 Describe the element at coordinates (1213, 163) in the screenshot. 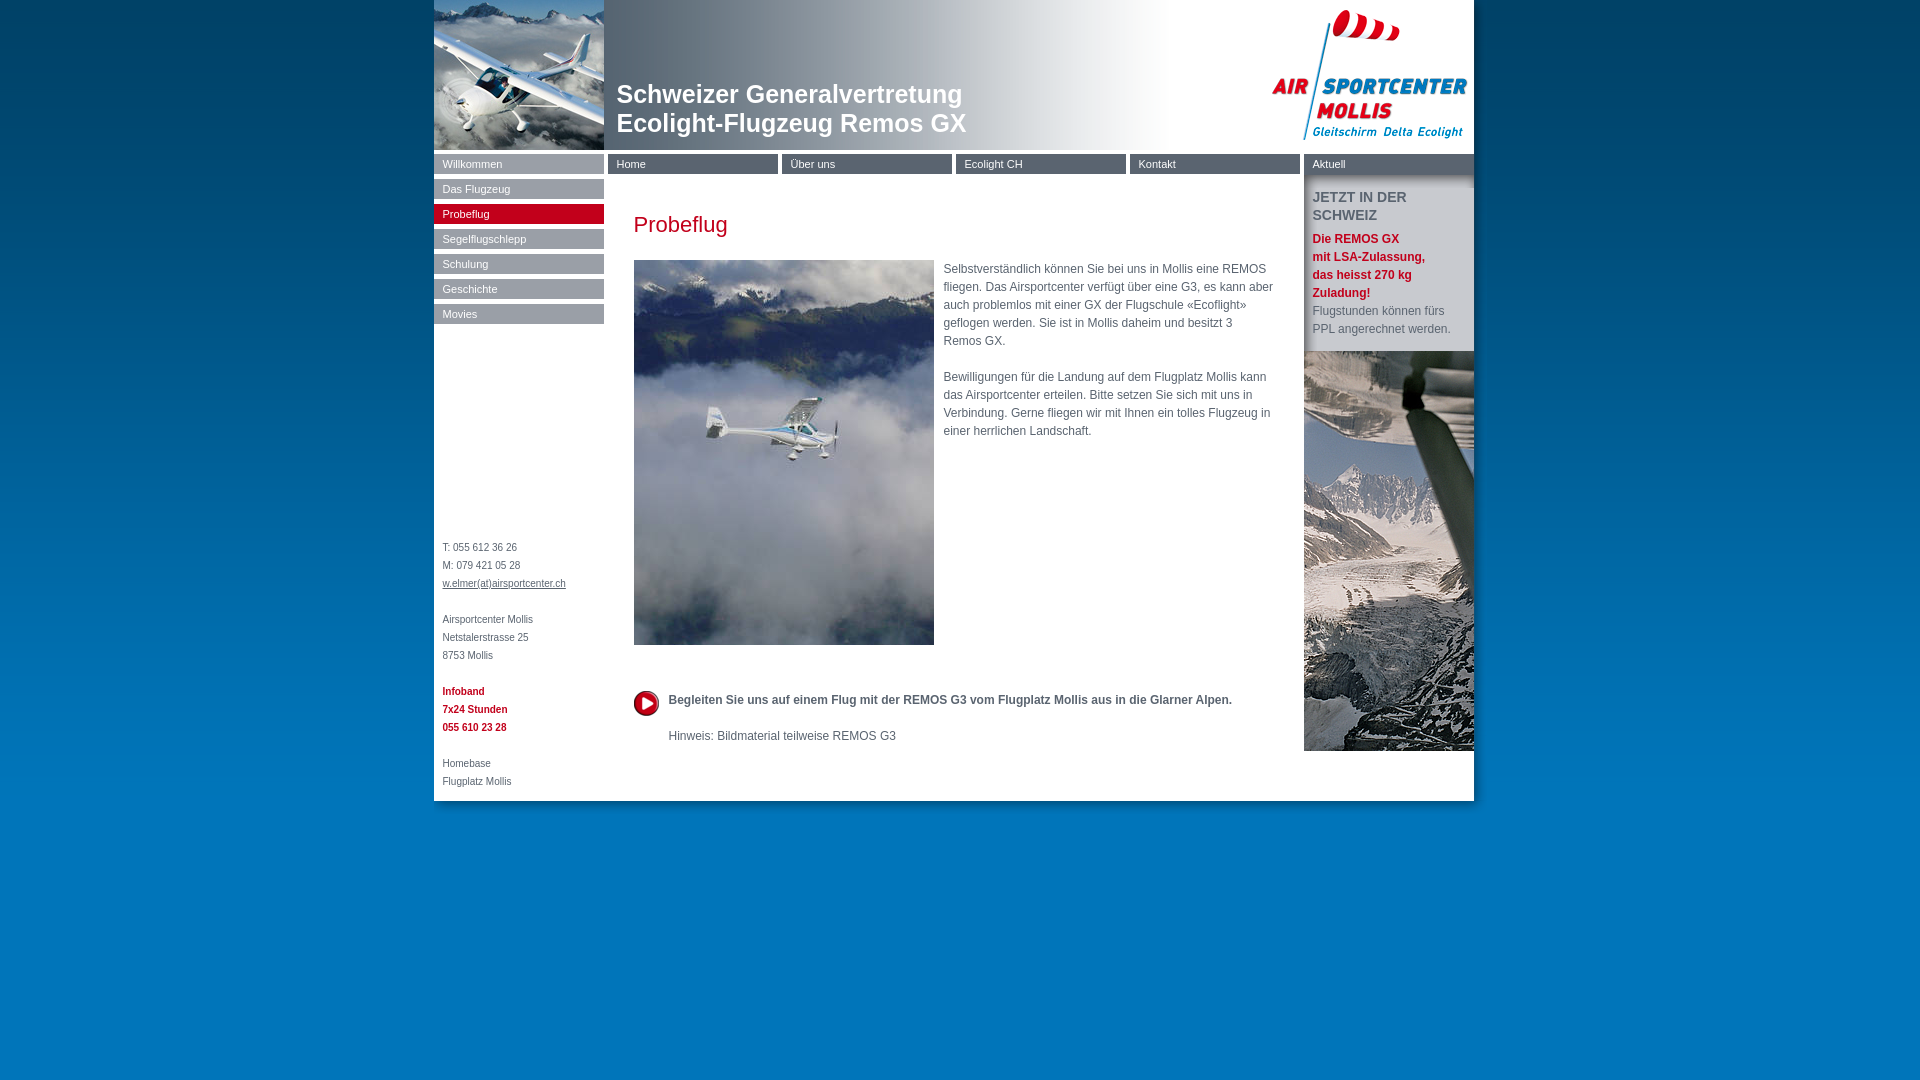

I see `'Kontakt'` at that location.